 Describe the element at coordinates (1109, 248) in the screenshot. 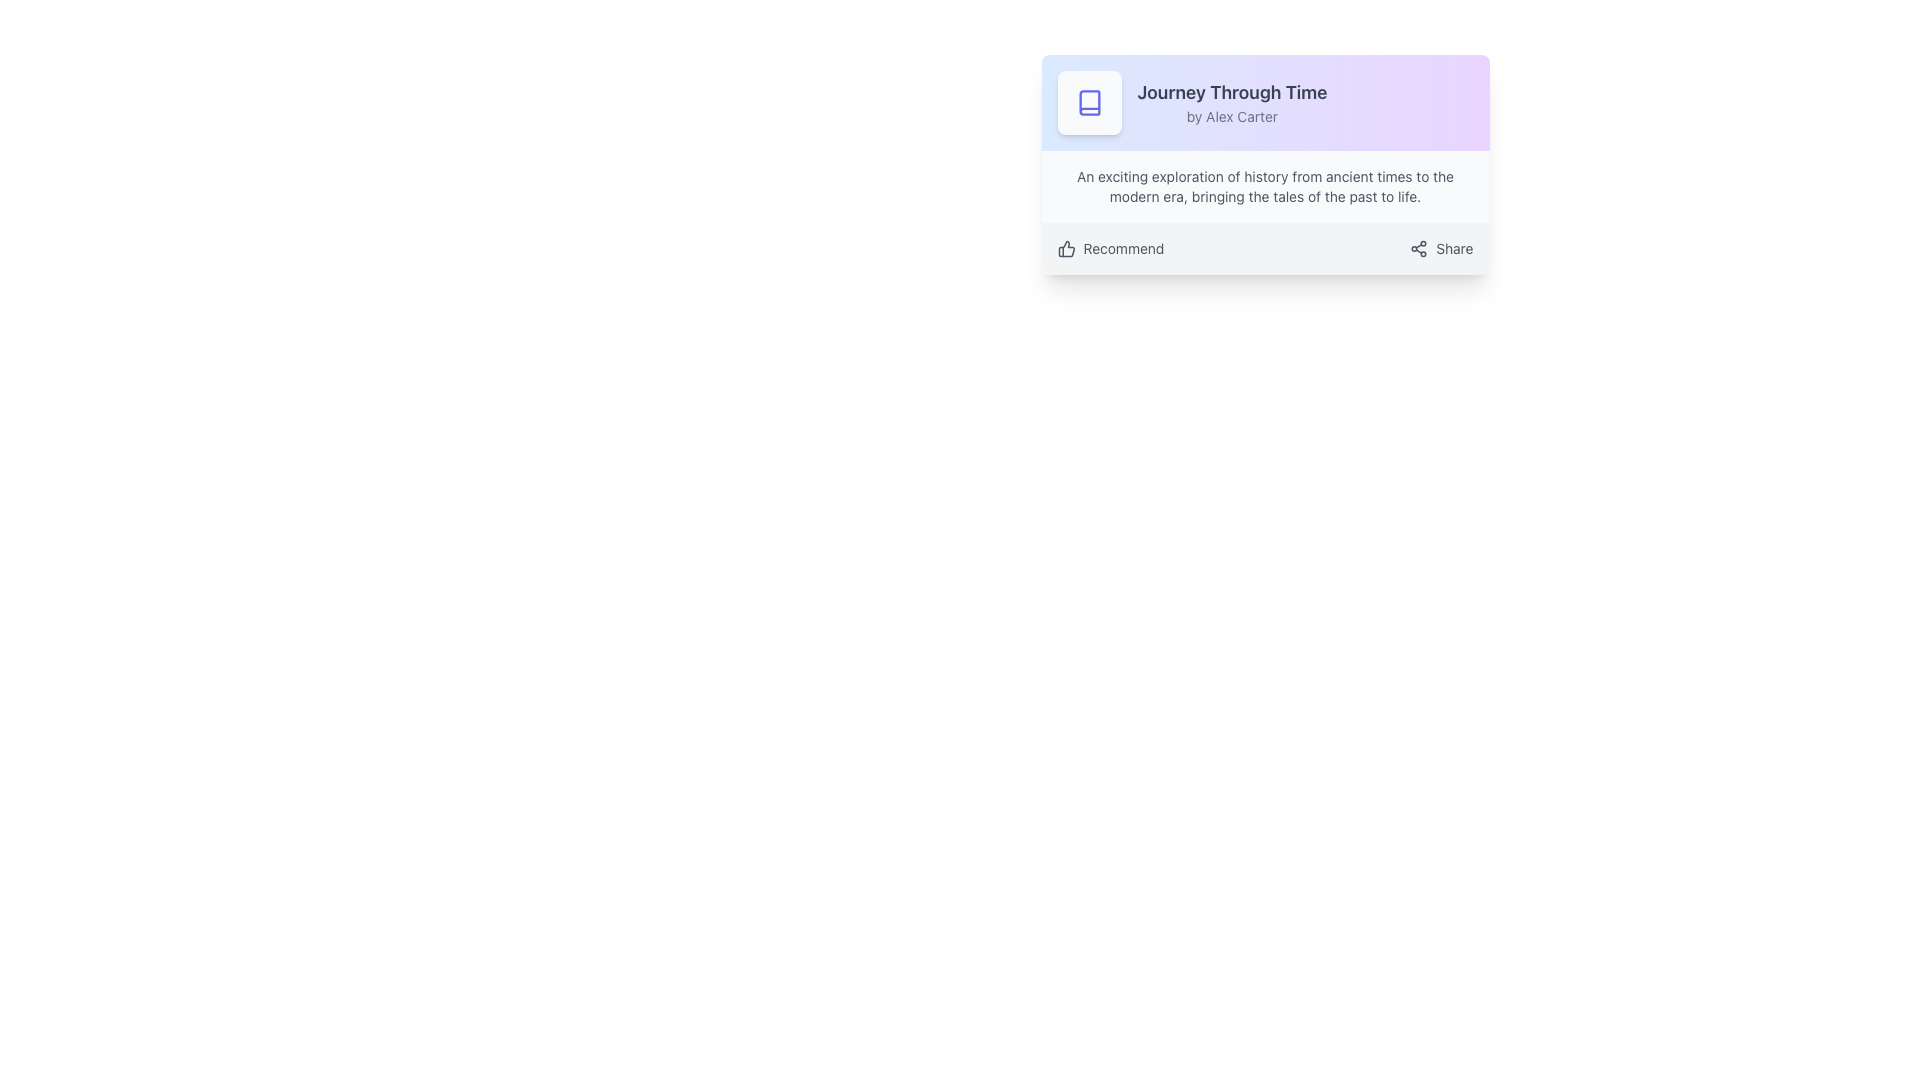

I see `the 'Recommend' button, which features a thumbs-up icon and changes color from gray to indigo on hover, located at the bottom left of a card-like component` at that location.